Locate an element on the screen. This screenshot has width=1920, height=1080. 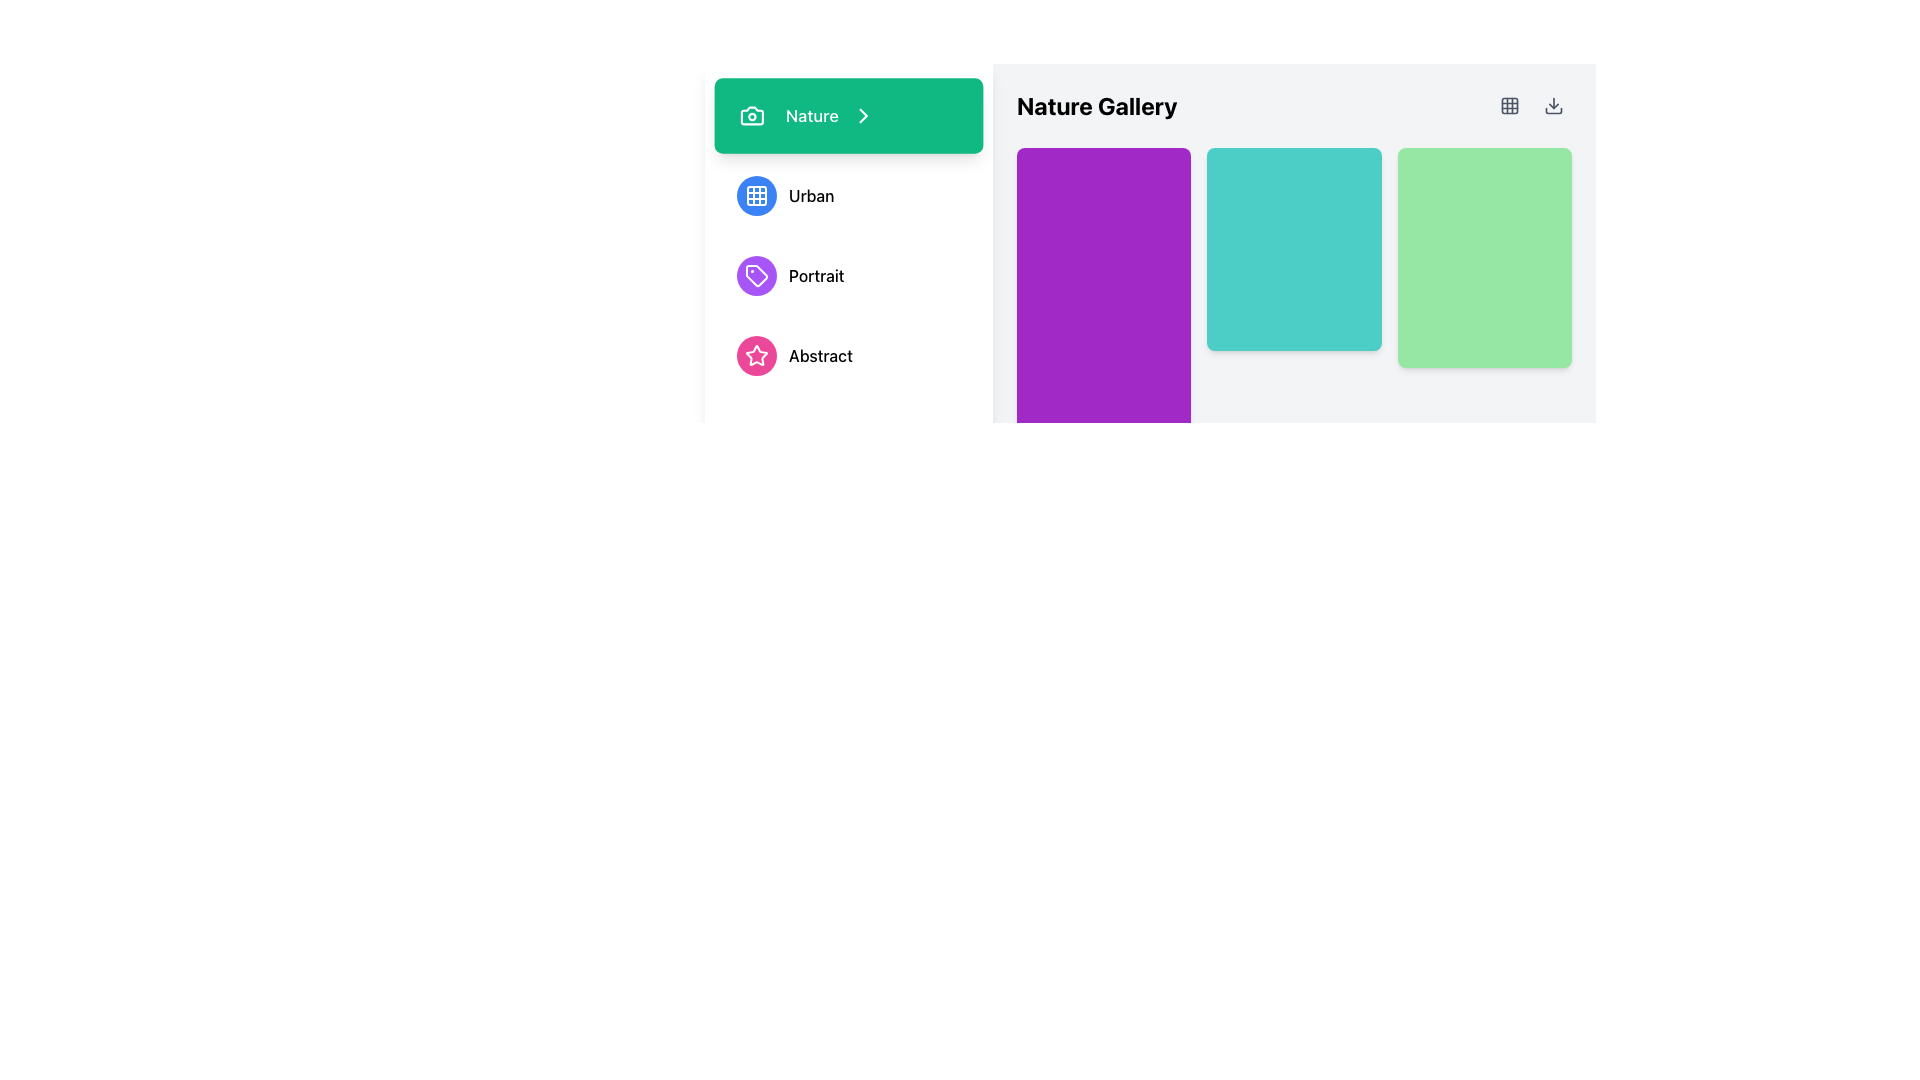
the SVG icon within the purple circular button that represents the 'Portrait' category in the vertical menu on the left side of the interface is located at coordinates (756, 276).